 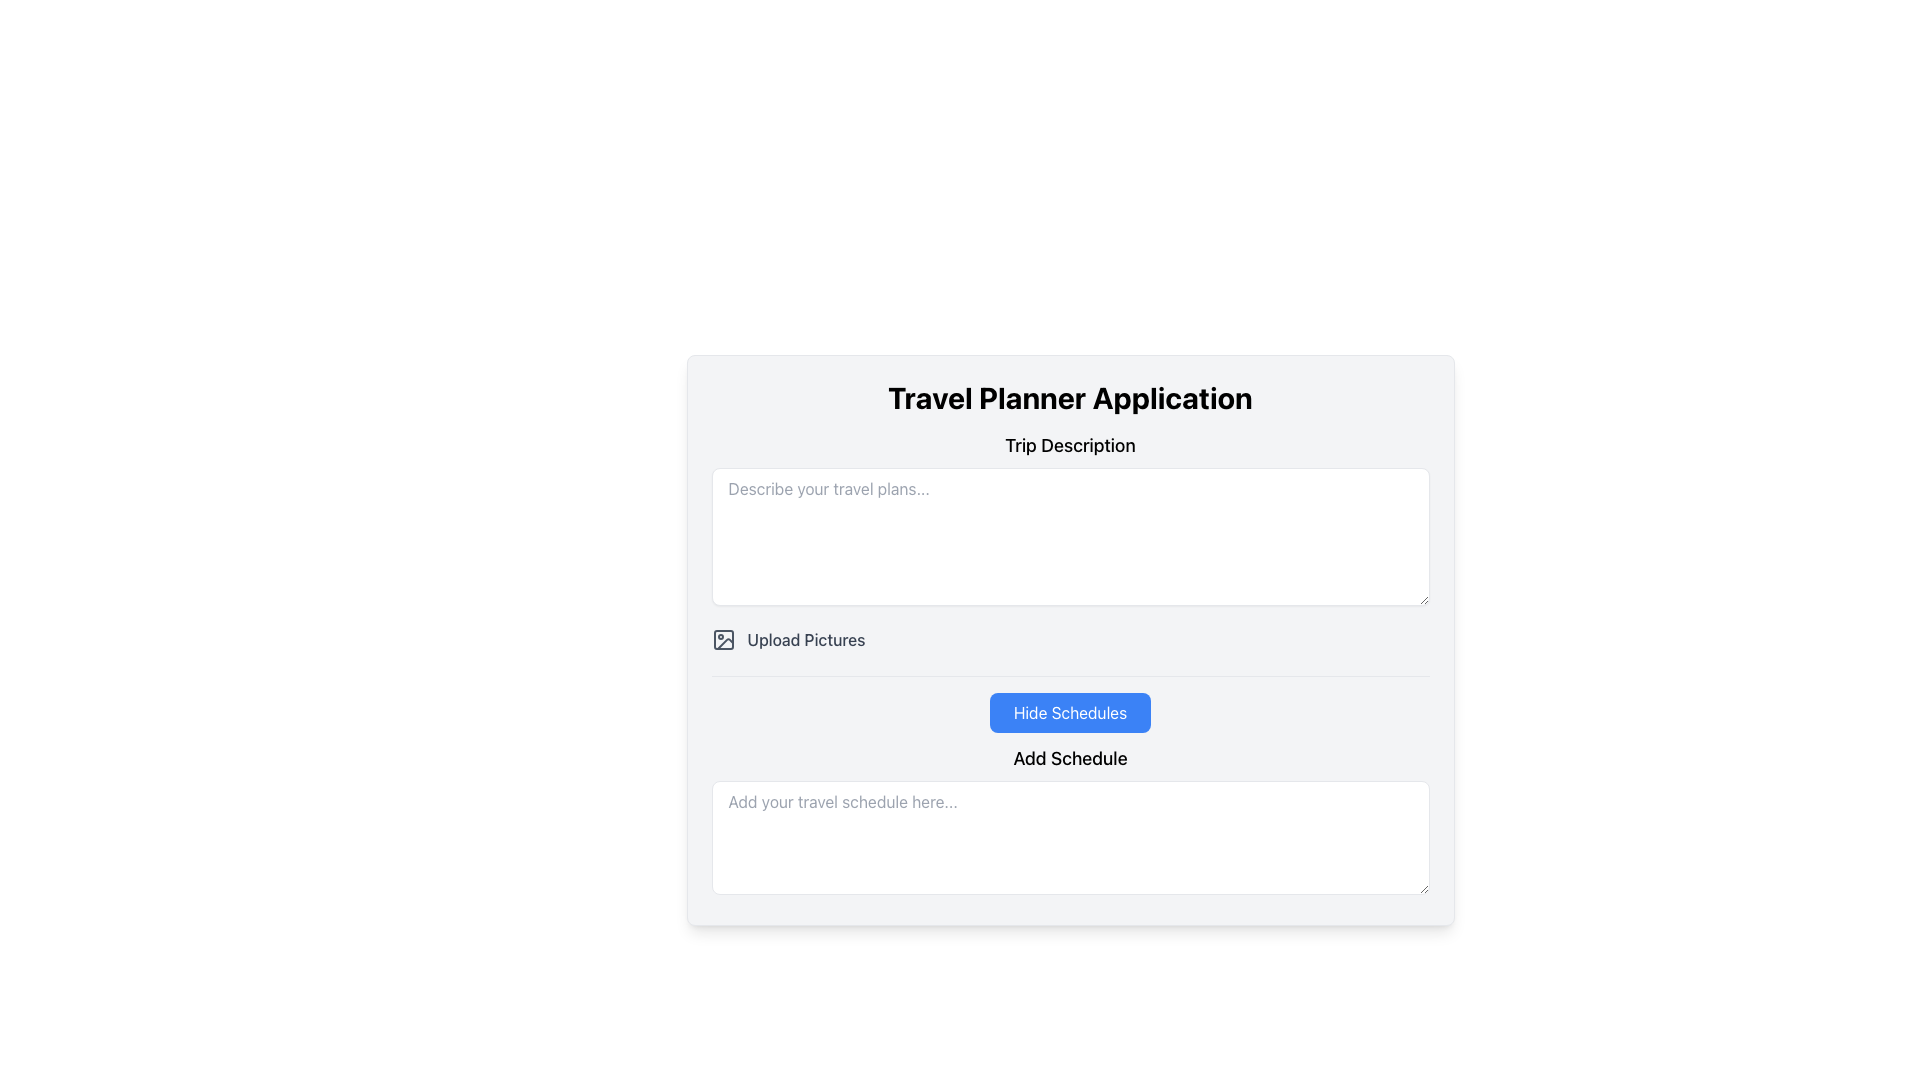 I want to click on the graphical component of the image upload icon located in the upper left quadrant, which serves as the background for the icon next to the 'Upload Pictures' text, so click(x=722, y=640).